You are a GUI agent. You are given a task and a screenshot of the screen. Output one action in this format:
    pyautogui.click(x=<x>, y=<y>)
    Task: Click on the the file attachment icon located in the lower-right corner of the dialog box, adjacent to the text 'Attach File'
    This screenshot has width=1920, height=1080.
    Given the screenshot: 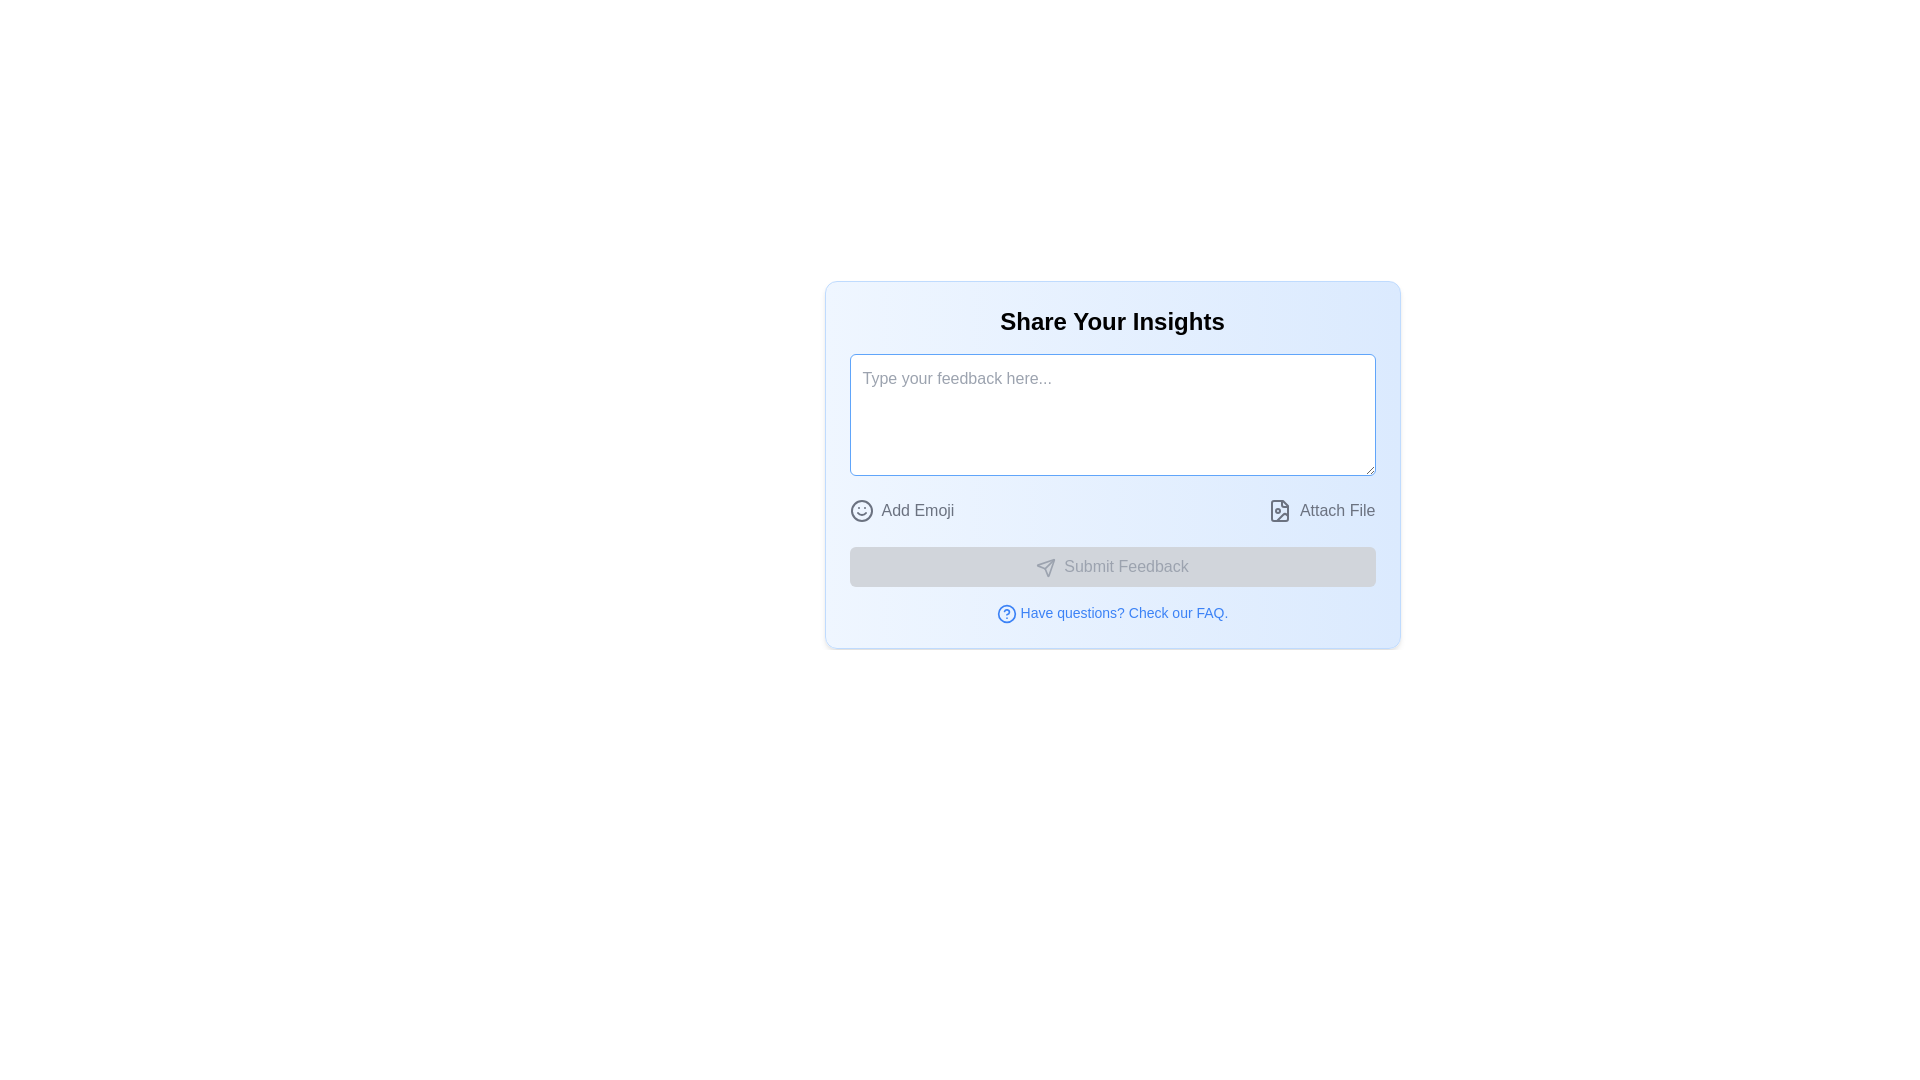 What is the action you would take?
    pyautogui.click(x=1278, y=509)
    